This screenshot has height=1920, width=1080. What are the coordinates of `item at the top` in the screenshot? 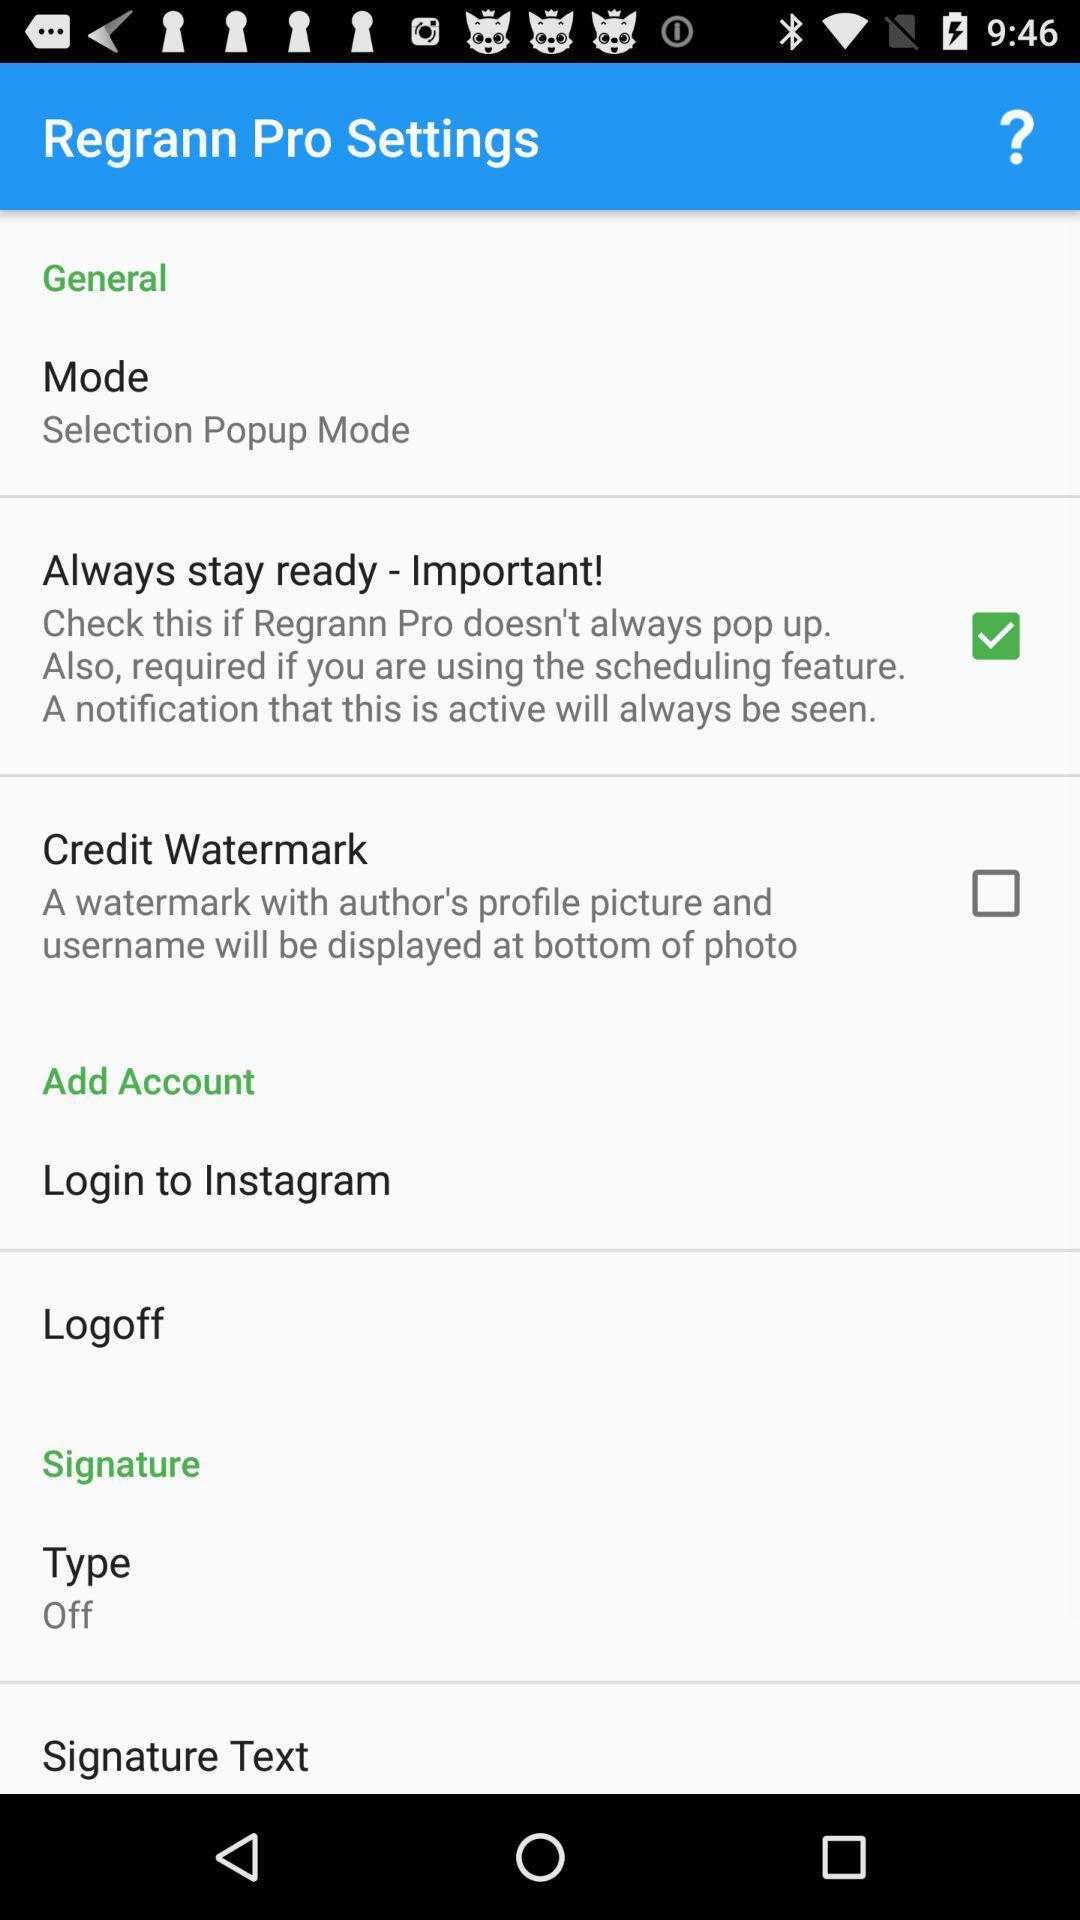 It's located at (540, 254).